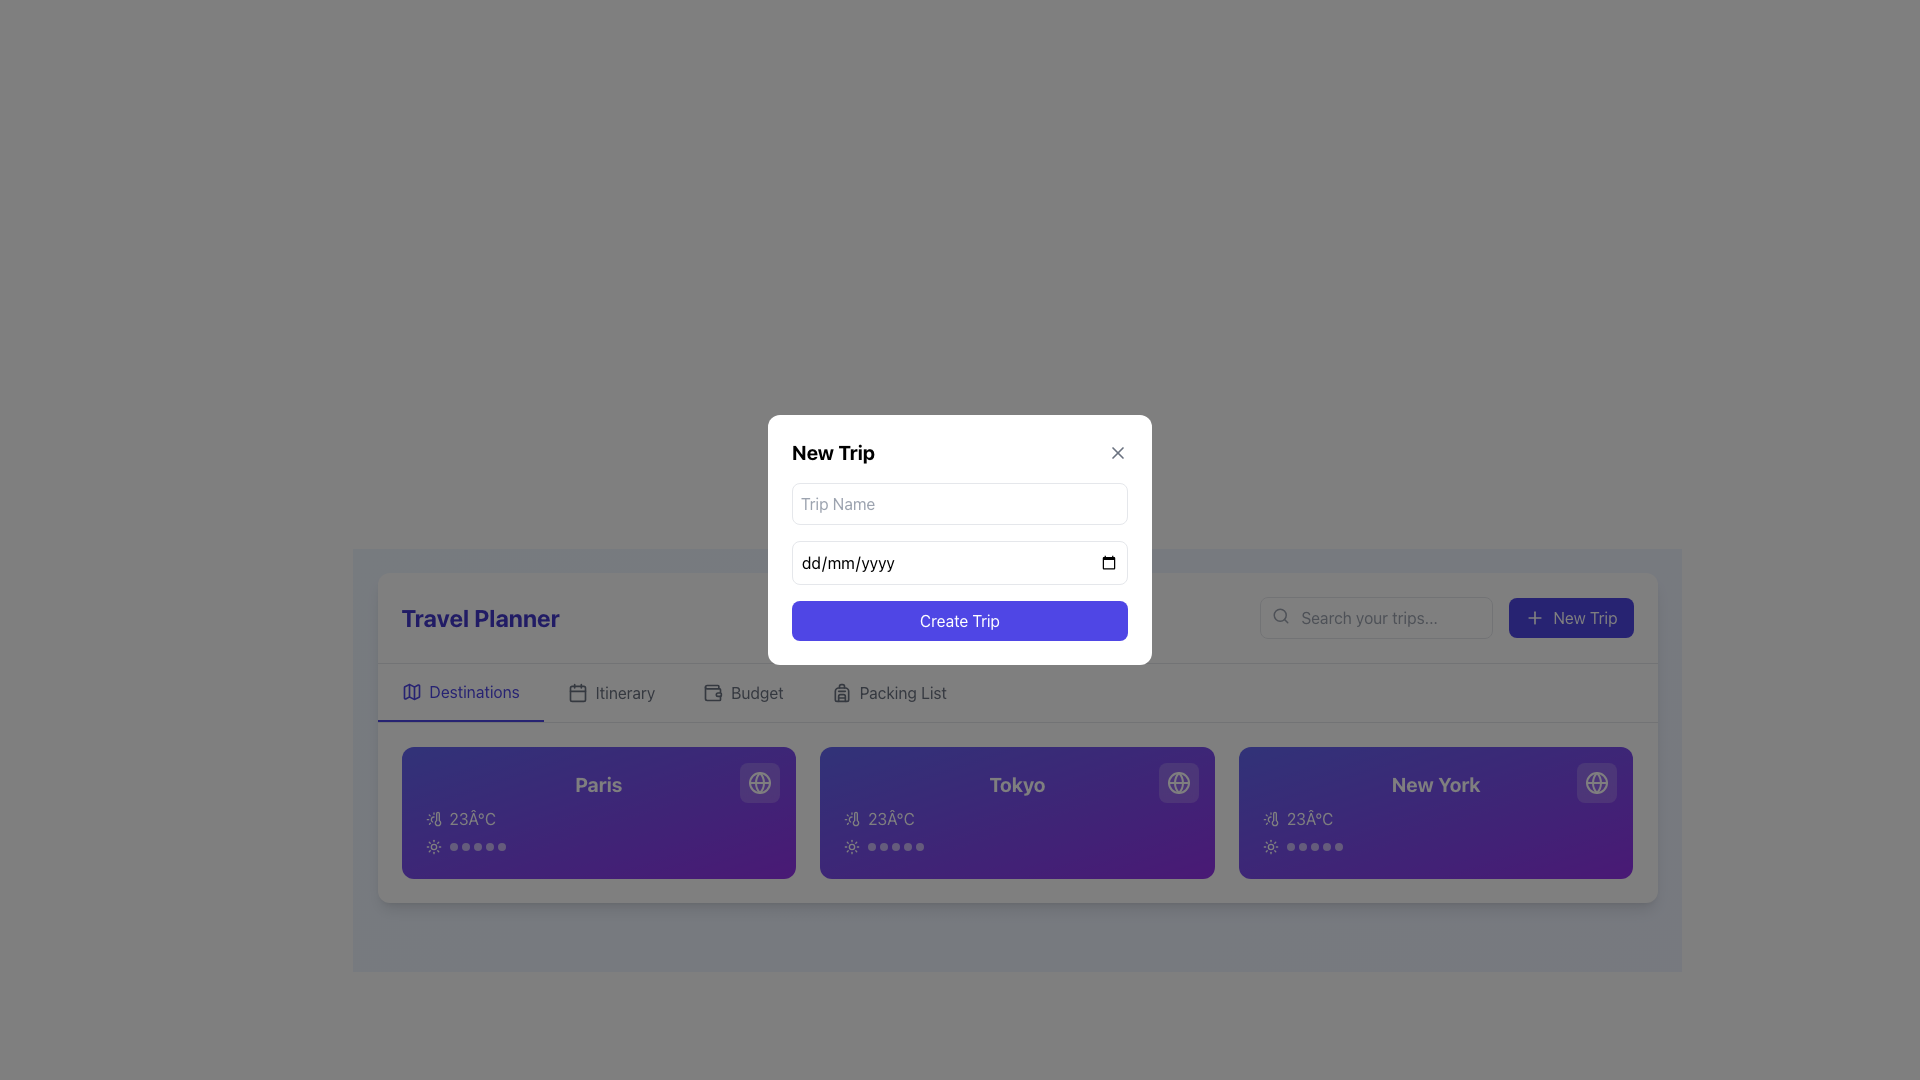  I want to click on the button at the bottom of the modal dialog to initiate the creation of a new trip, so click(960, 620).